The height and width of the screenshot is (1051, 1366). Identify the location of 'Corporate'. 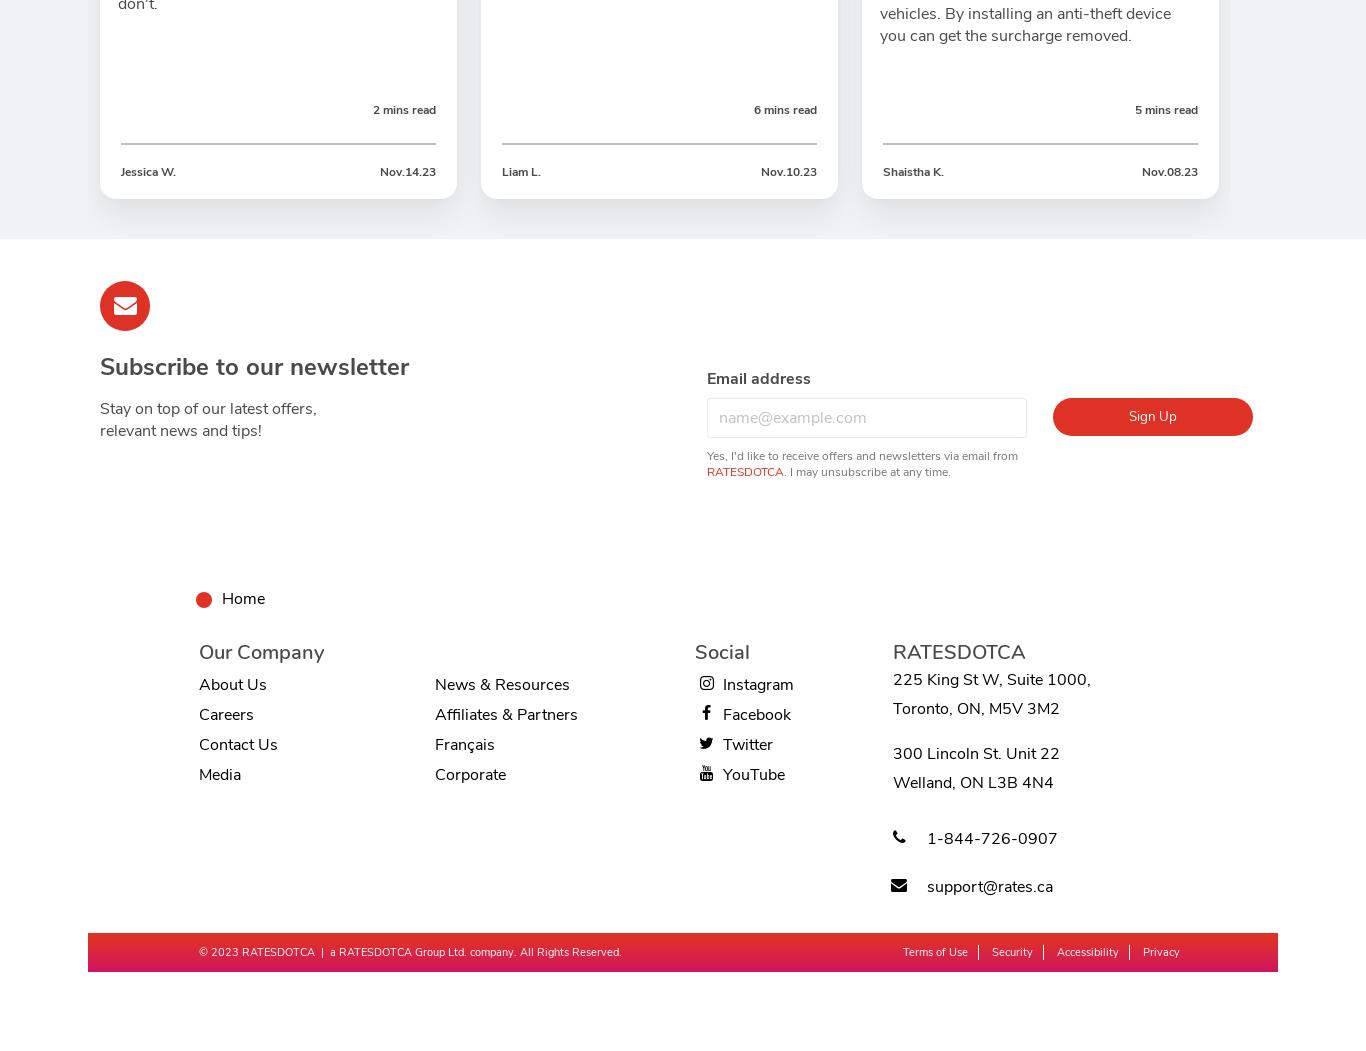
(470, 774).